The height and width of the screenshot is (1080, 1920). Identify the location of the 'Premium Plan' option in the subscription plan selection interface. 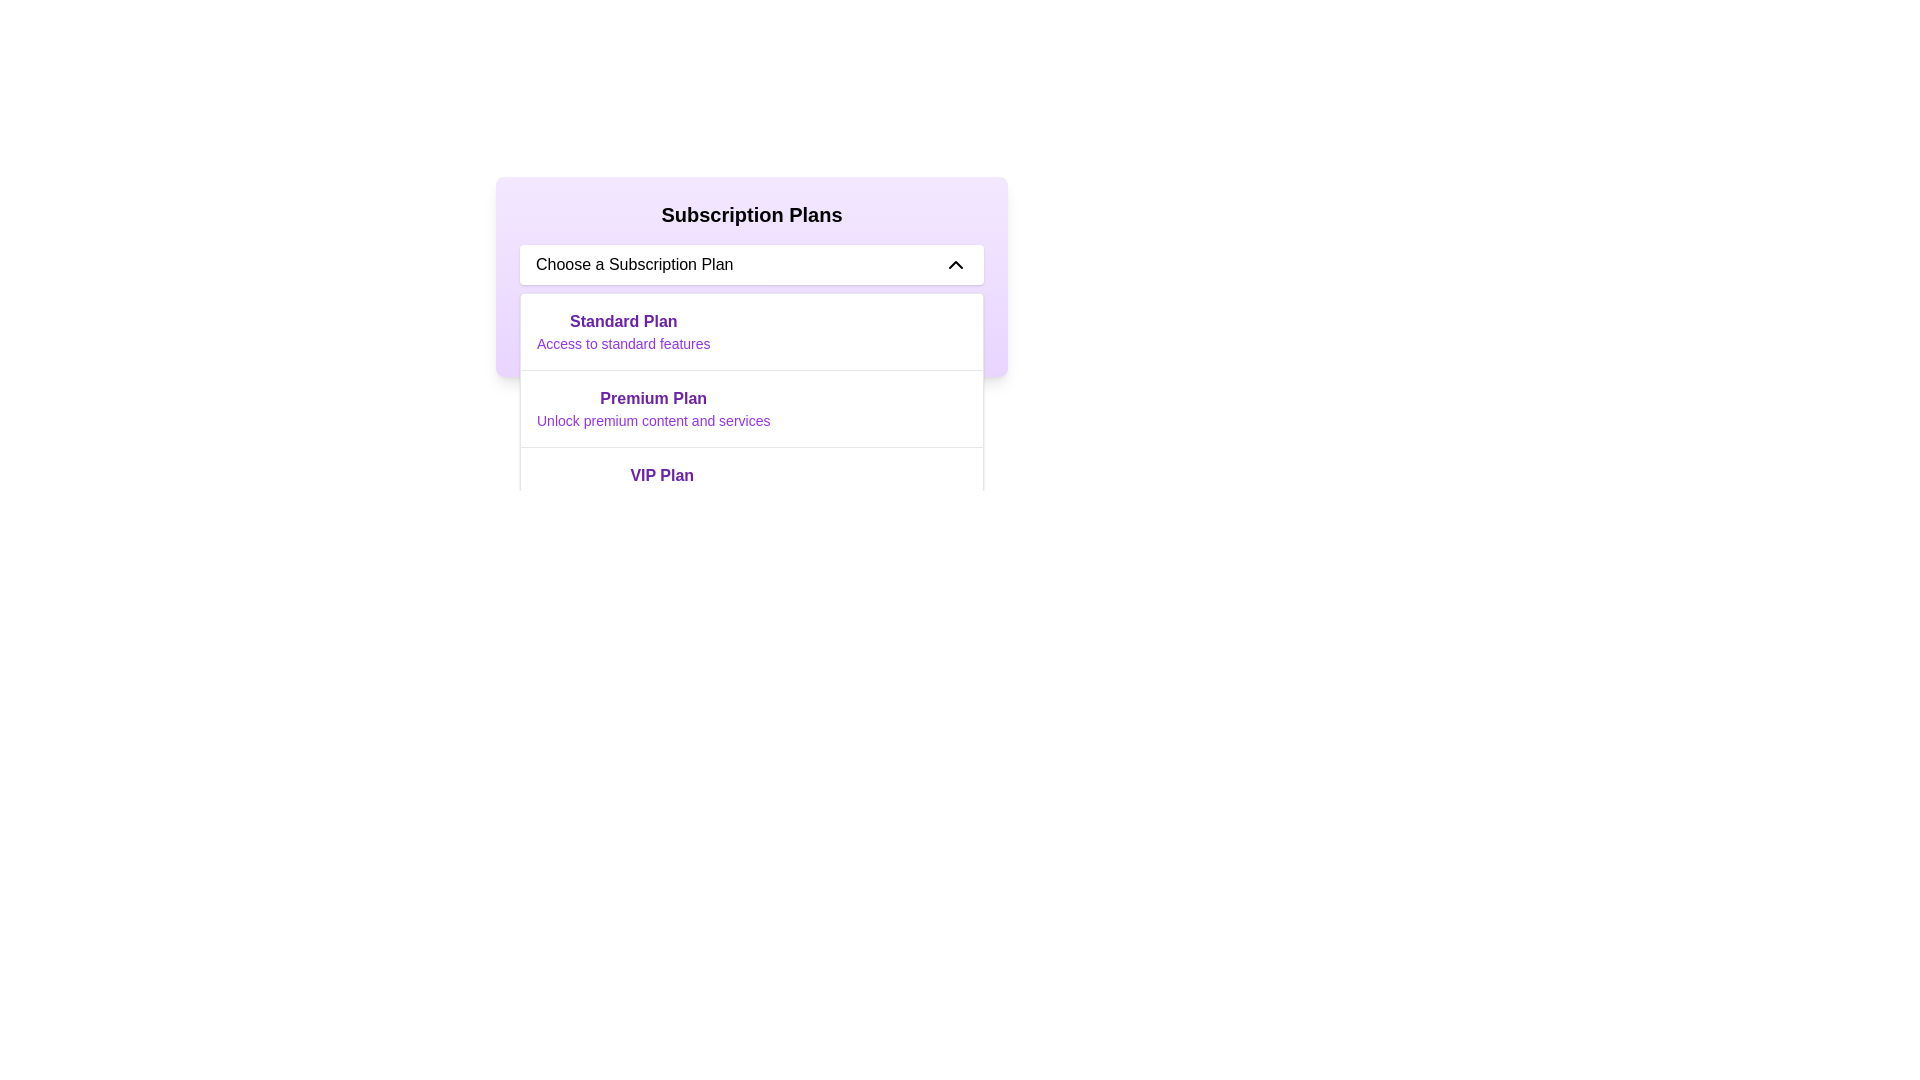
(751, 407).